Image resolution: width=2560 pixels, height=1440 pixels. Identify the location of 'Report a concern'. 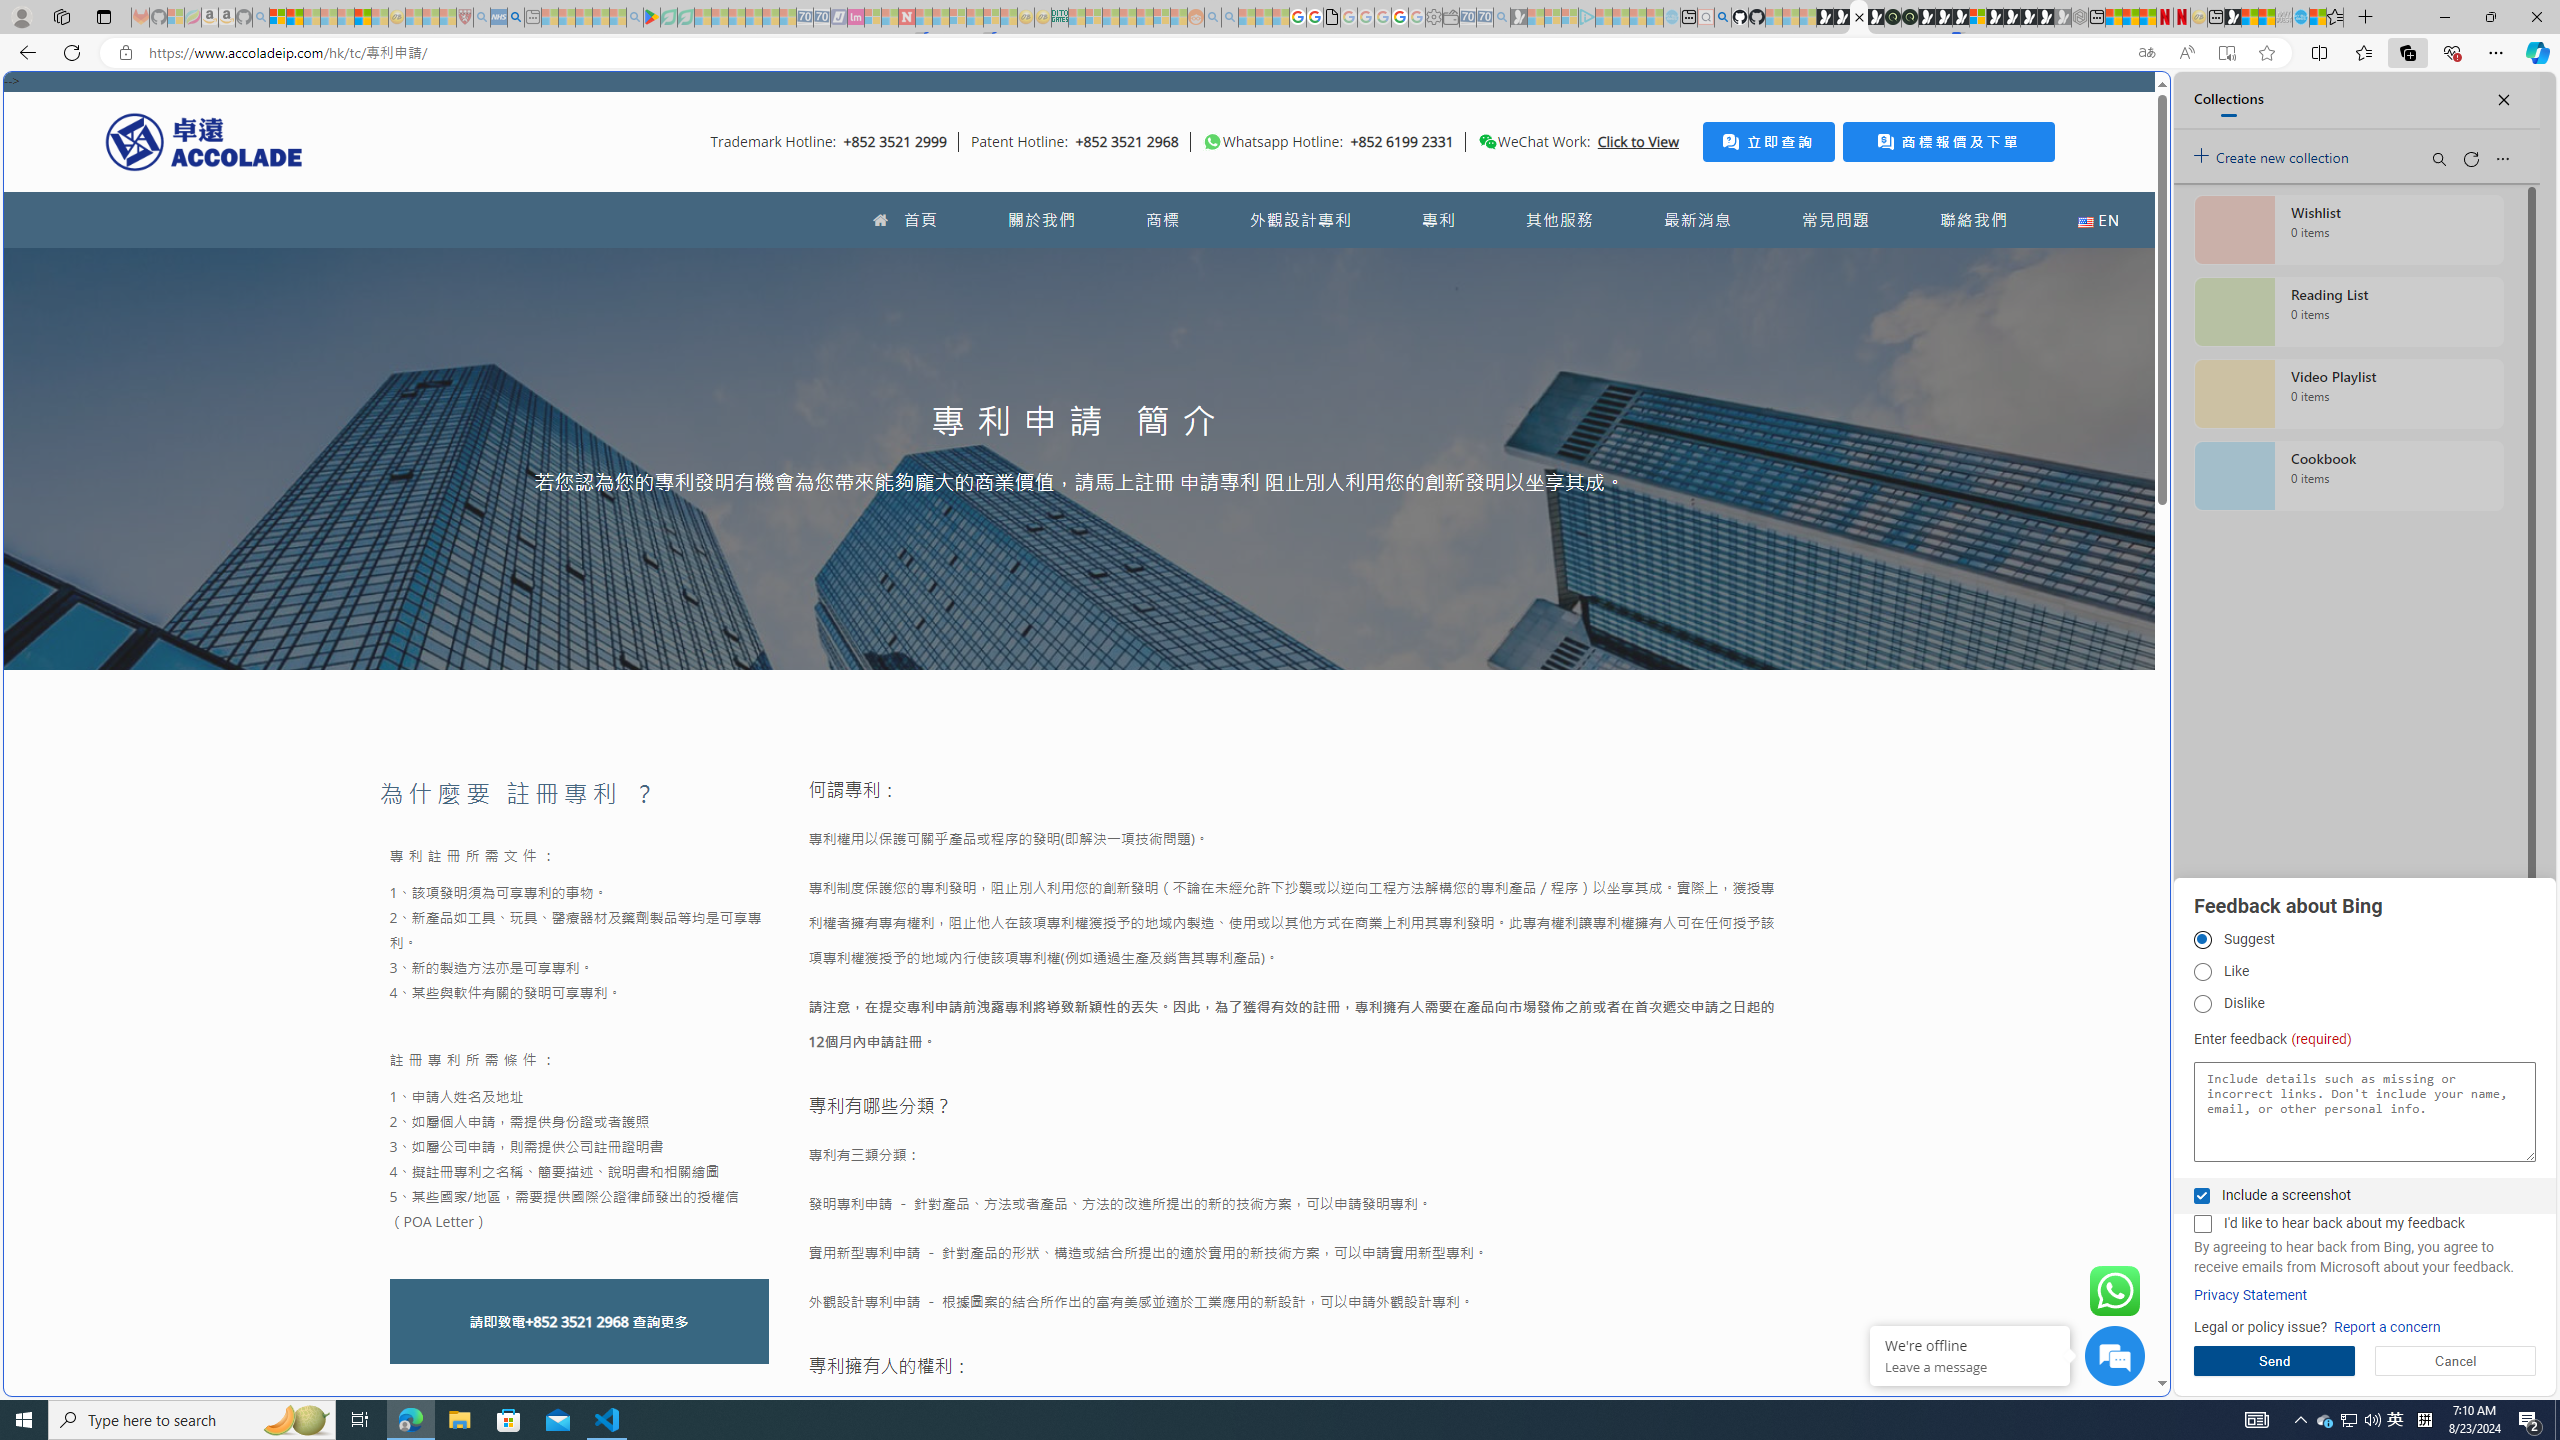
(2388, 1326).